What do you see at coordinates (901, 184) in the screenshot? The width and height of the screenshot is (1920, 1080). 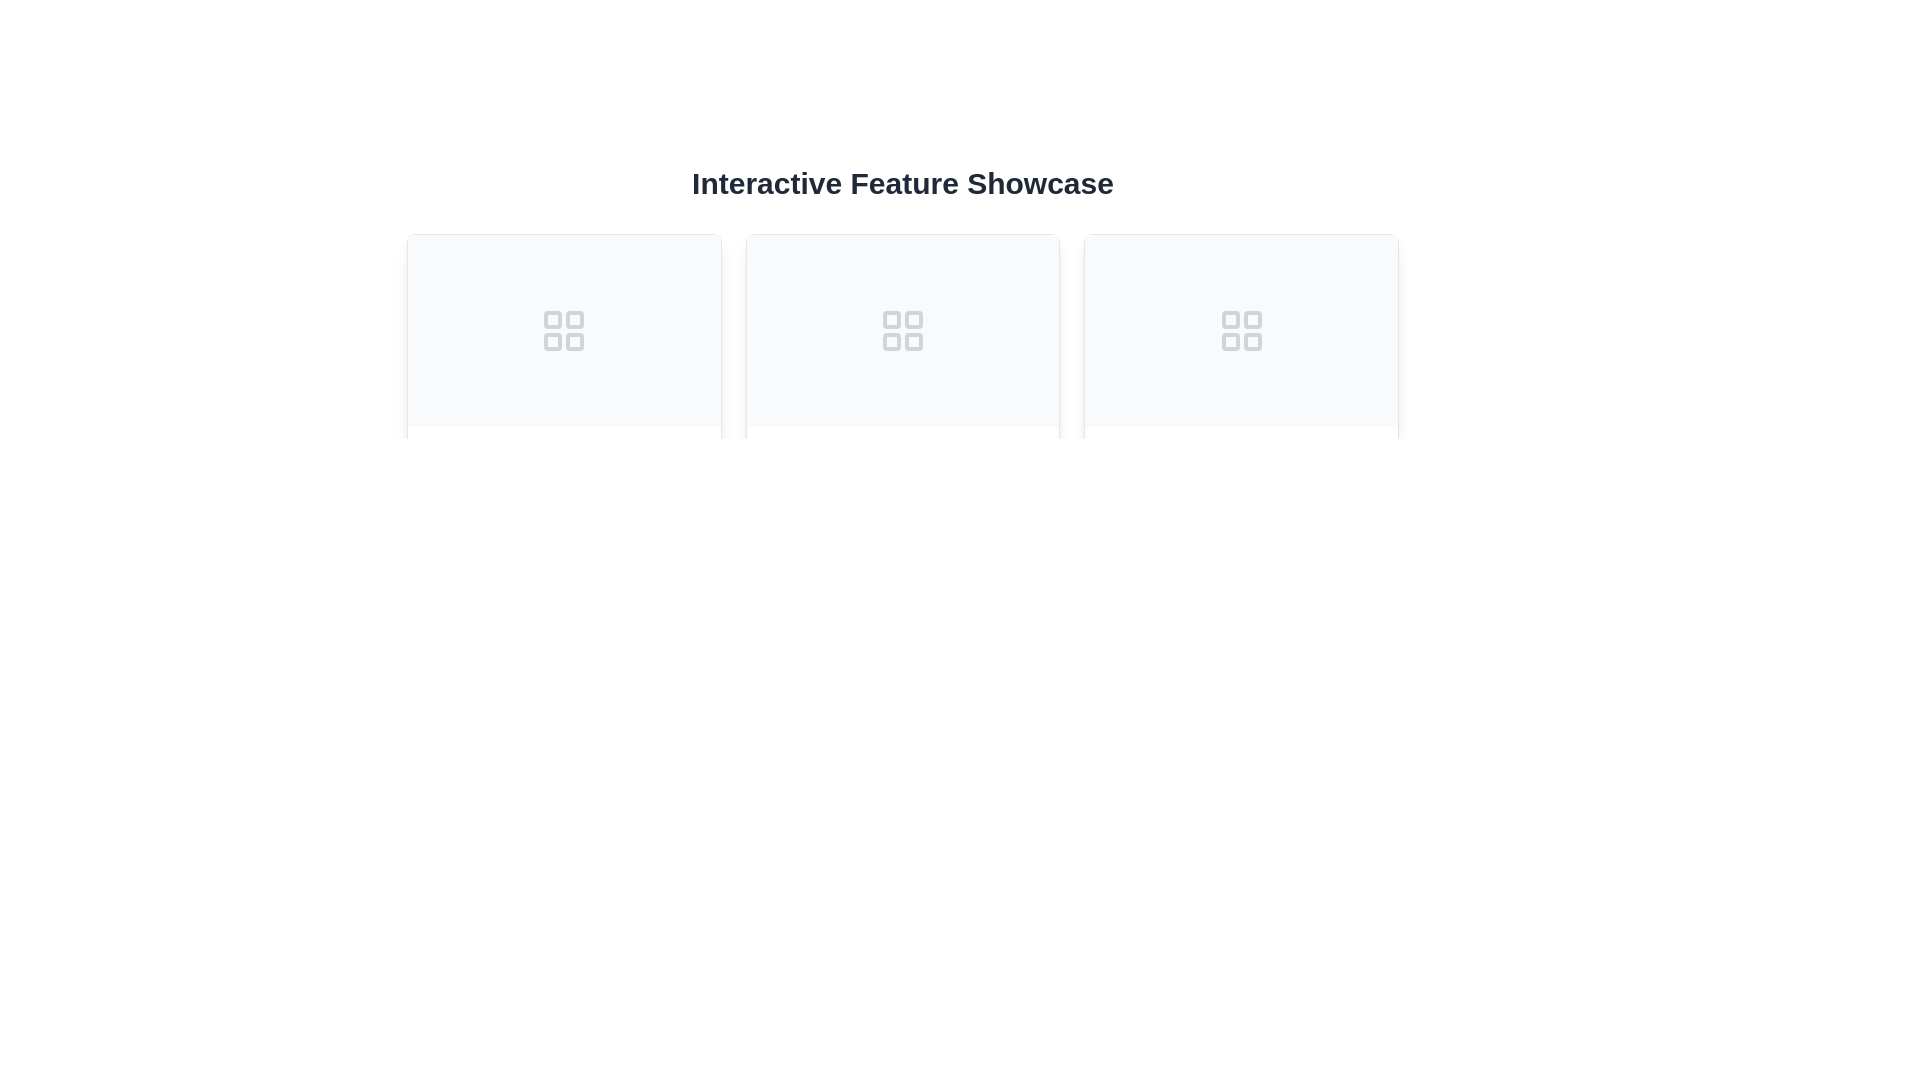 I see `the static text header displaying 'Interactive Feature Showcase', which is a bold, large-sized title in dark gray font located at the top of the content area` at bounding box center [901, 184].